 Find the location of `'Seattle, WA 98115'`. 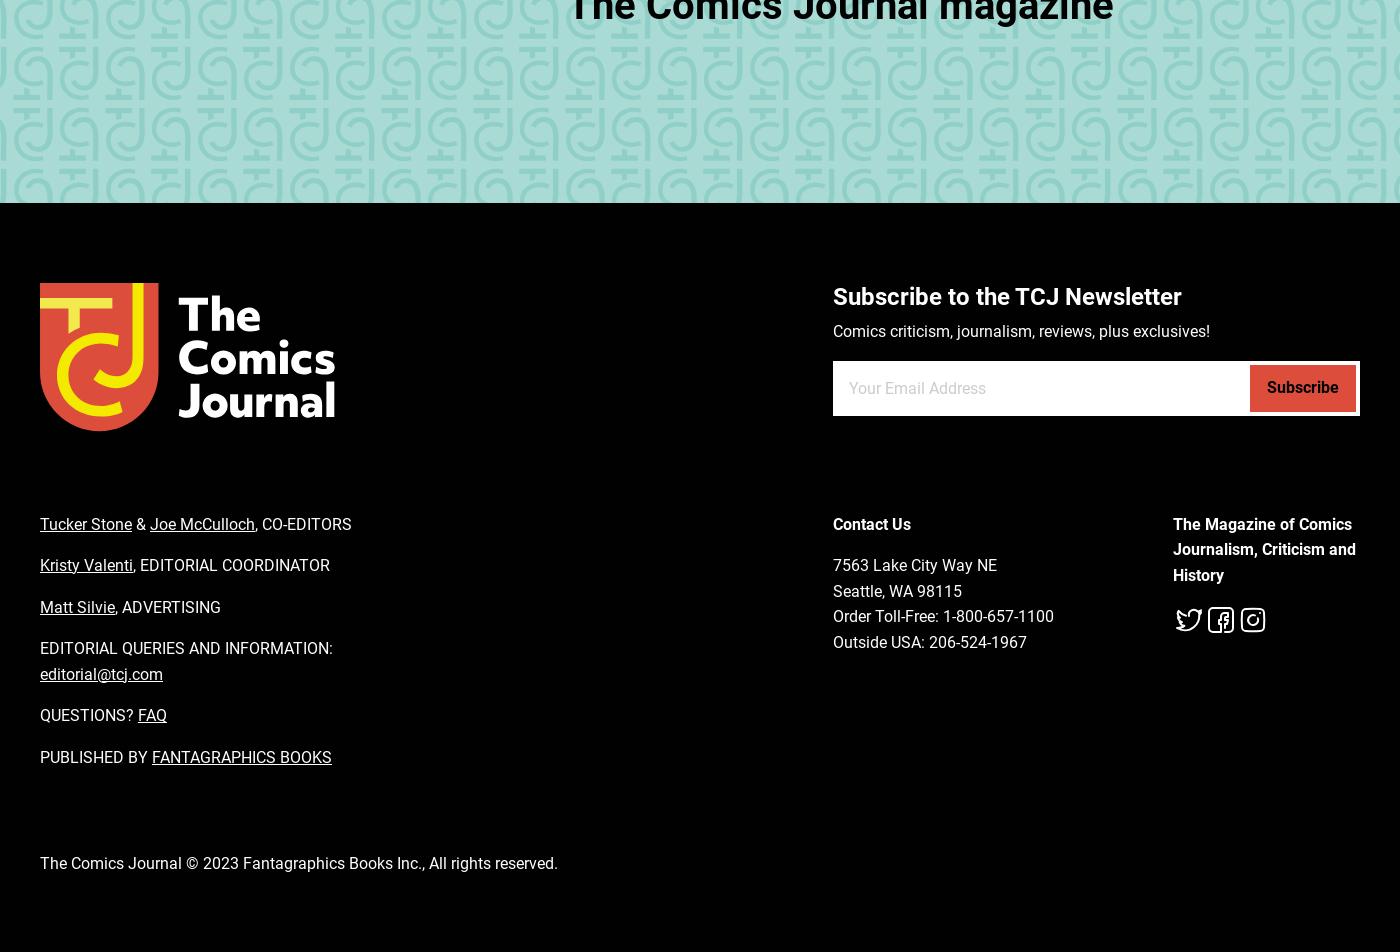

'Seattle, WA 98115' is located at coordinates (833, 590).